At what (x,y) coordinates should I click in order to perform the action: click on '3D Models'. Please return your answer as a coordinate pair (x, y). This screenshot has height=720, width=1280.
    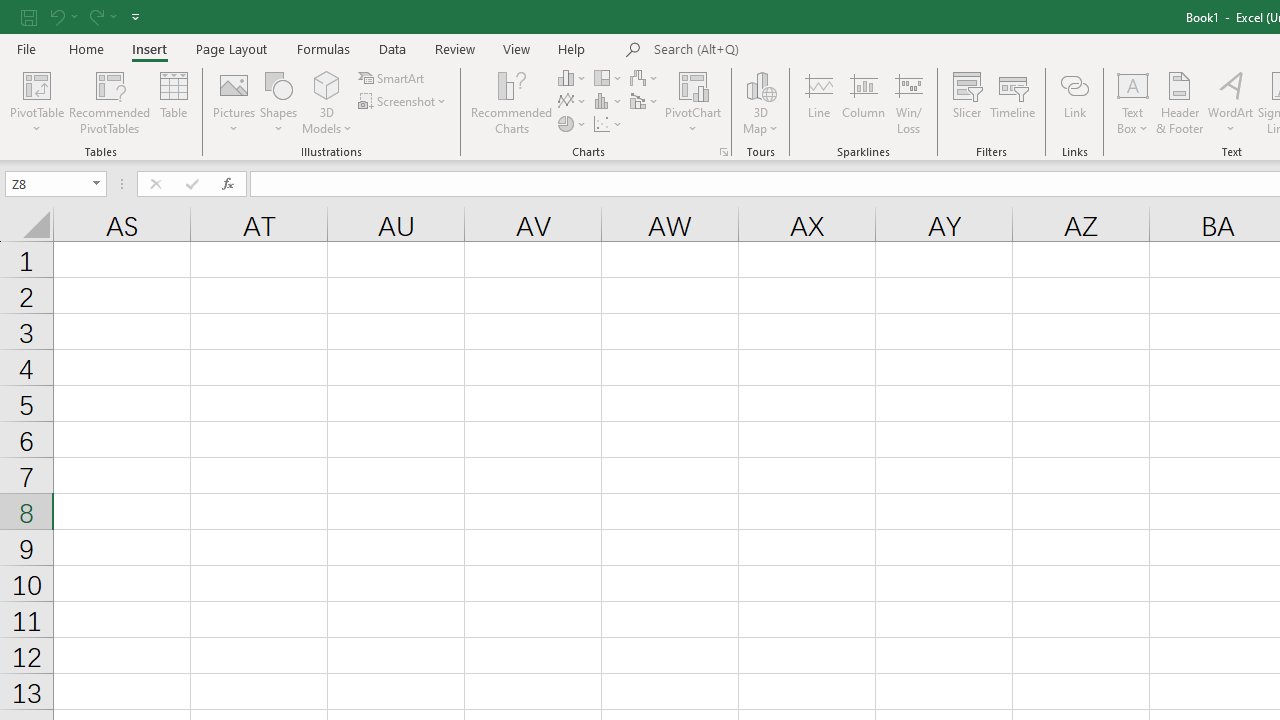
    Looking at the image, I should click on (327, 103).